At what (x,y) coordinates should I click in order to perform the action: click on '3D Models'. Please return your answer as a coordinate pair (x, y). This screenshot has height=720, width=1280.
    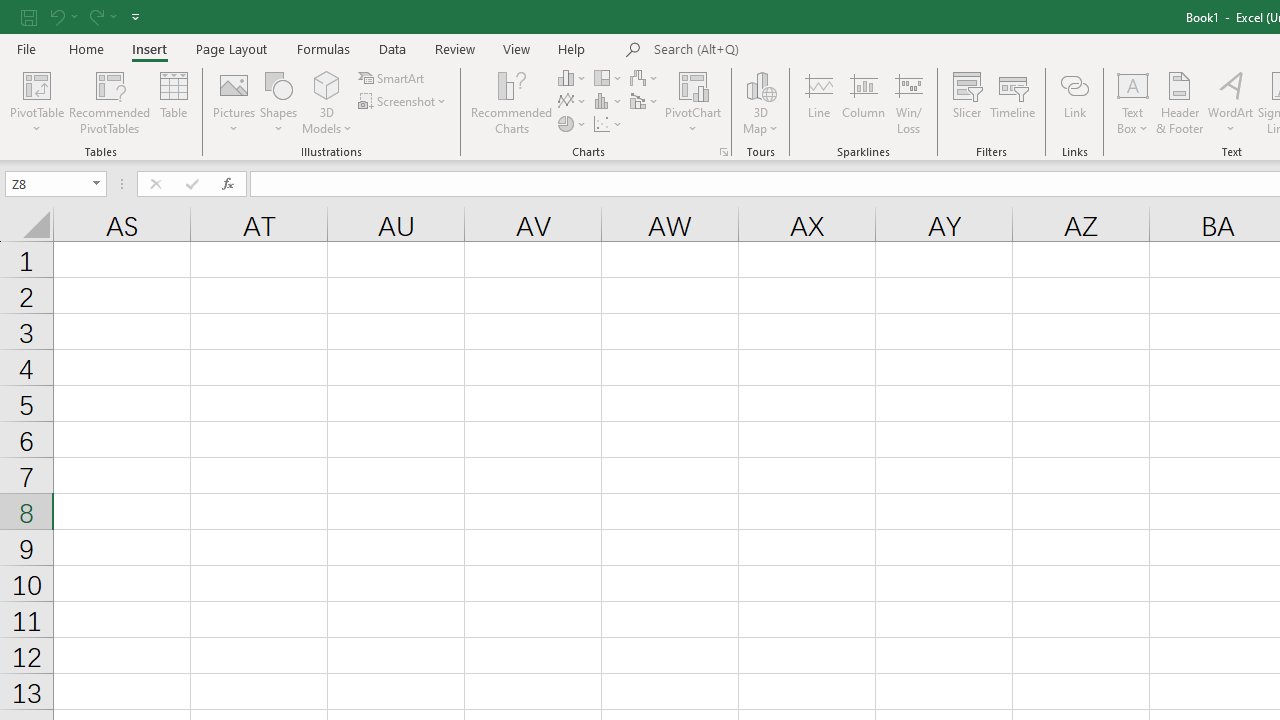
    Looking at the image, I should click on (327, 103).